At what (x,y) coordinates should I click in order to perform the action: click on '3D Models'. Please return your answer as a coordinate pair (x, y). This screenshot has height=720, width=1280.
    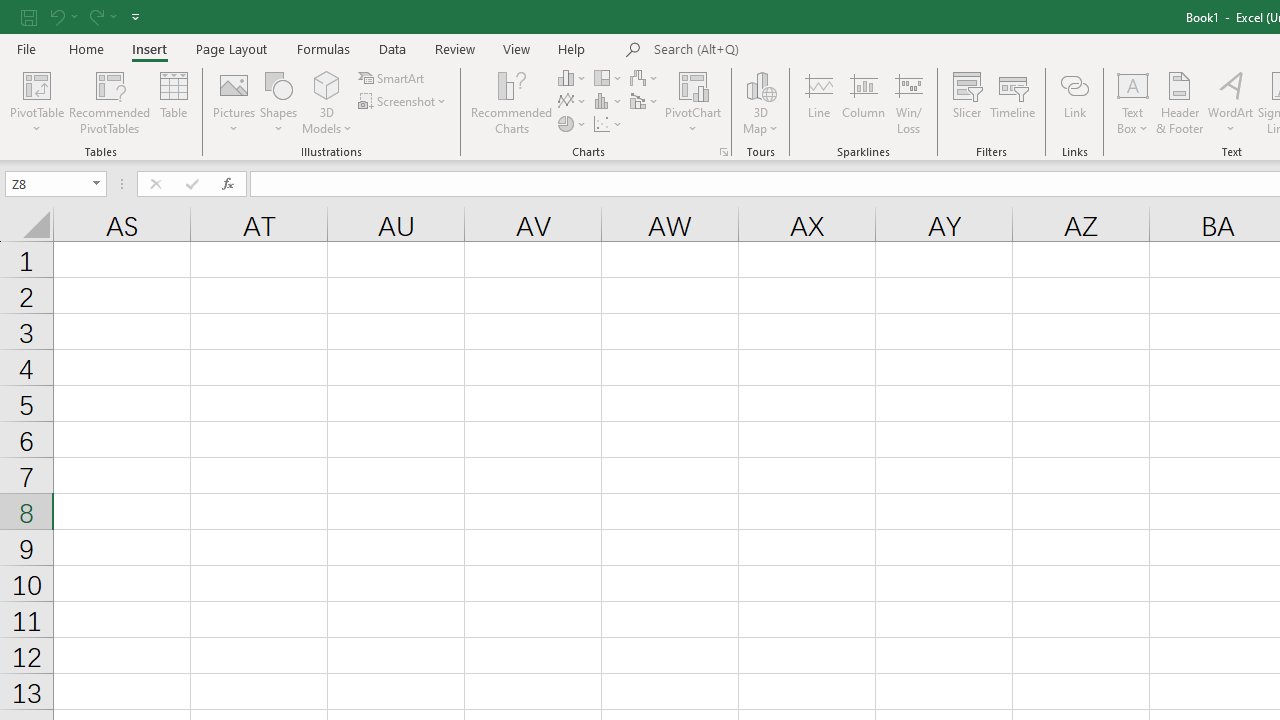
    Looking at the image, I should click on (327, 103).